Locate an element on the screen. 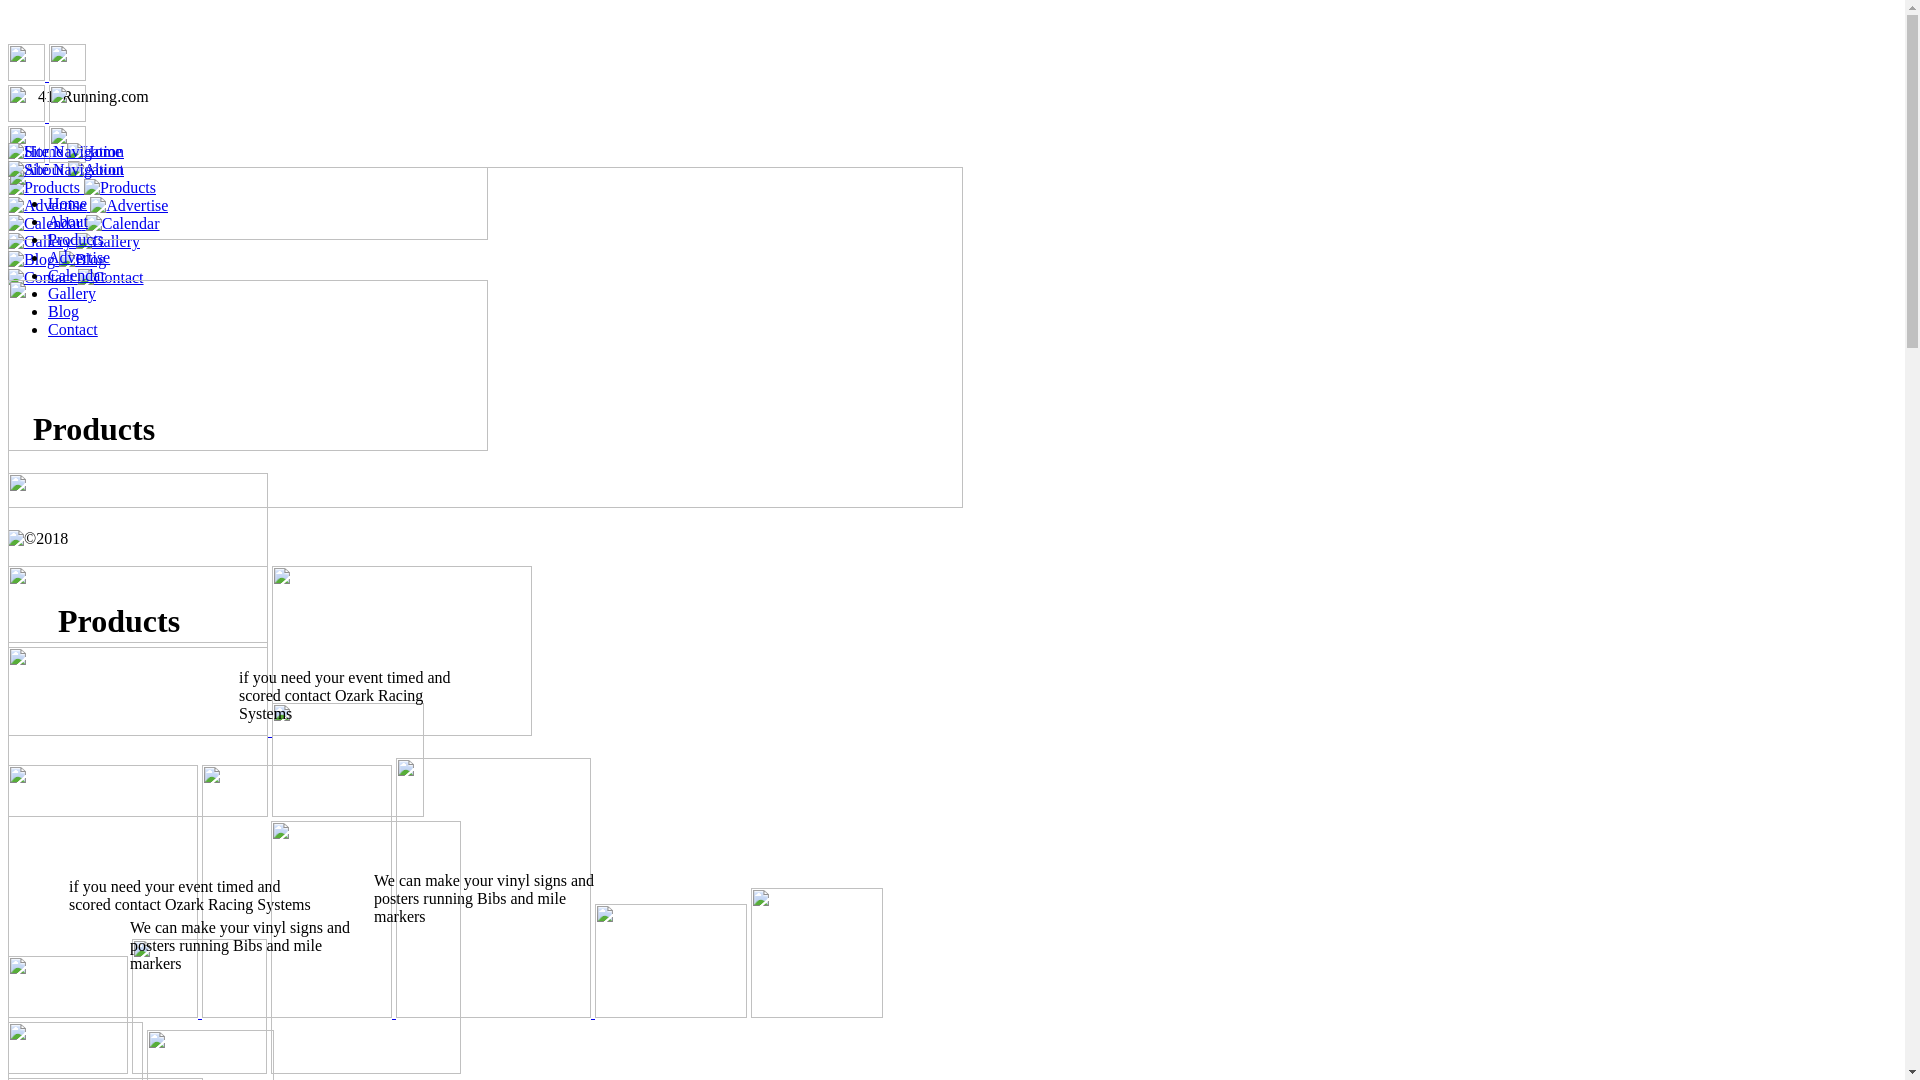 This screenshot has width=1920, height=1080. 'Contact' is located at coordinates (72, 328).